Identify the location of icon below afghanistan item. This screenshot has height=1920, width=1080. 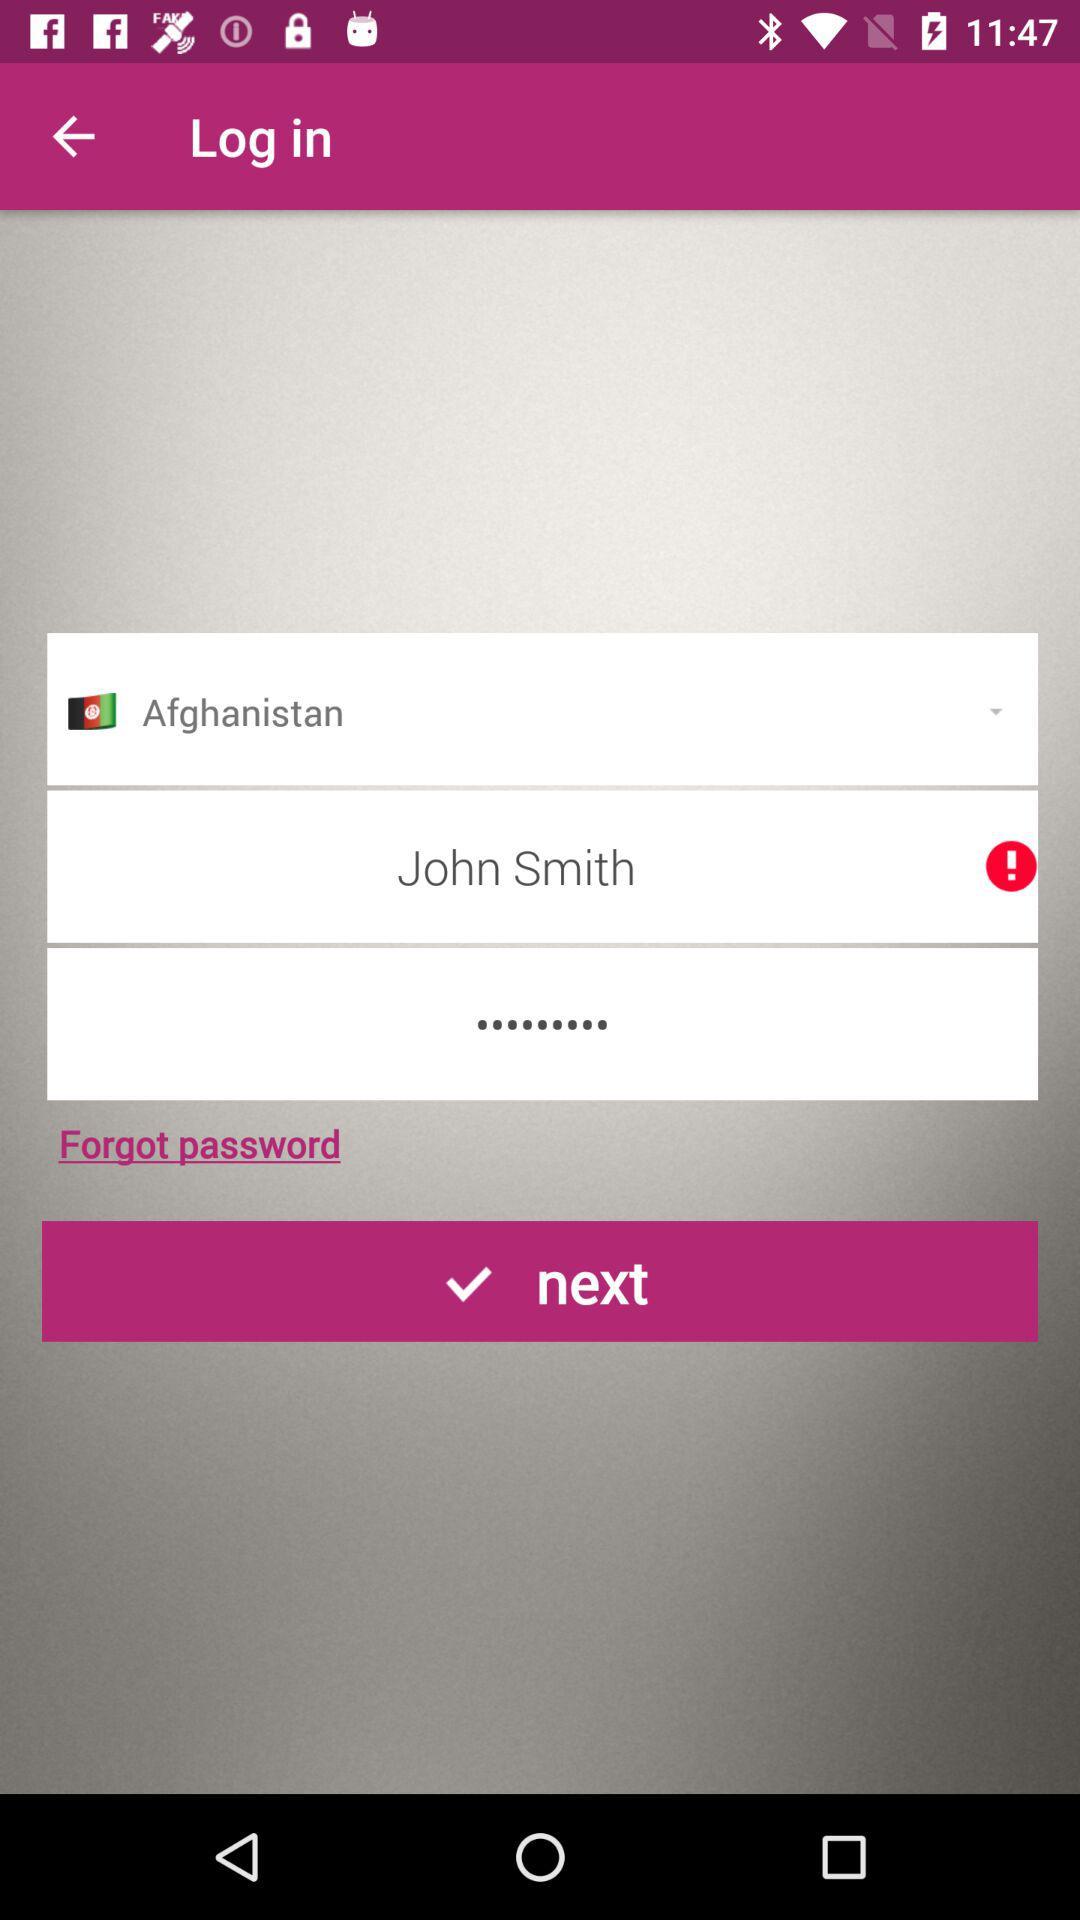
(542, 866).